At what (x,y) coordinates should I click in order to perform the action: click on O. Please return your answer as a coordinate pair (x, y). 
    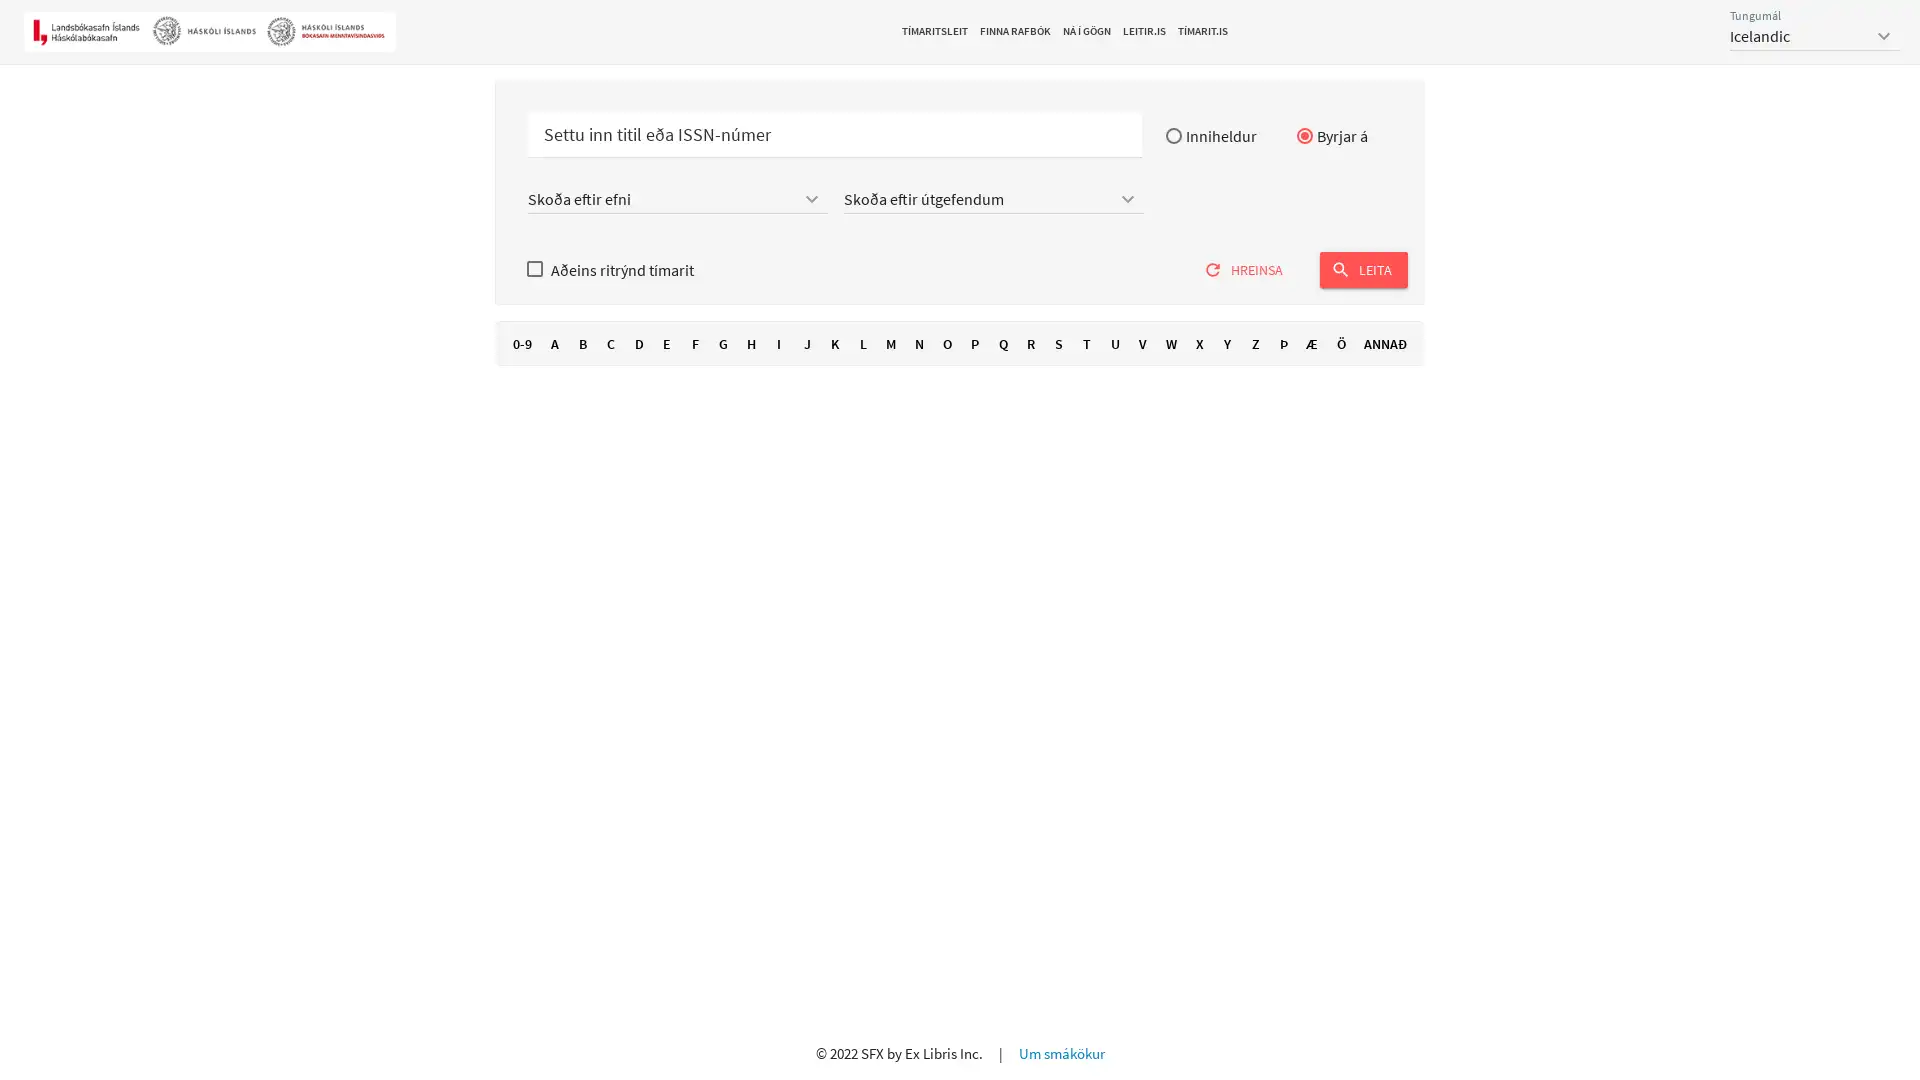
    Looking at the image, I should click on (1340, 342).